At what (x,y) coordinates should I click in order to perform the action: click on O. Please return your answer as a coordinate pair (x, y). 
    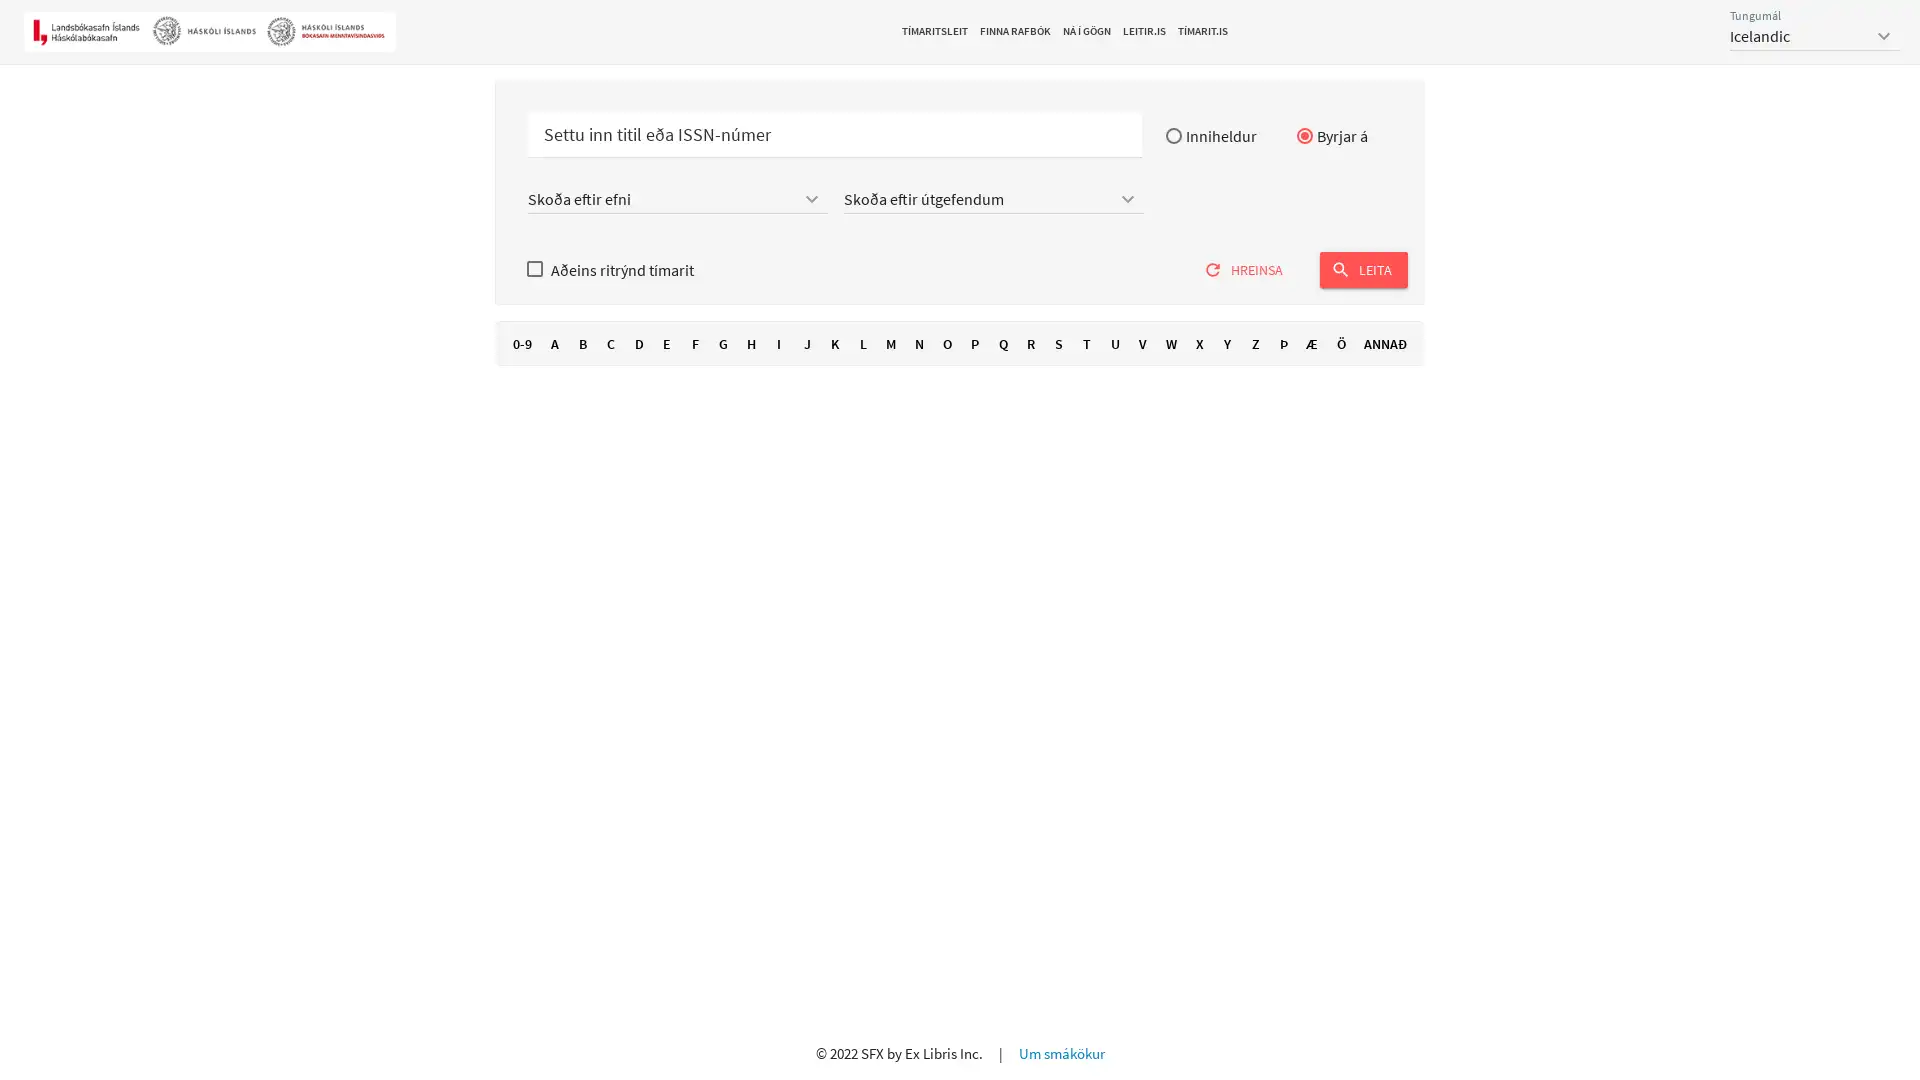
    Looking at the image, I should click on (1340, 342).